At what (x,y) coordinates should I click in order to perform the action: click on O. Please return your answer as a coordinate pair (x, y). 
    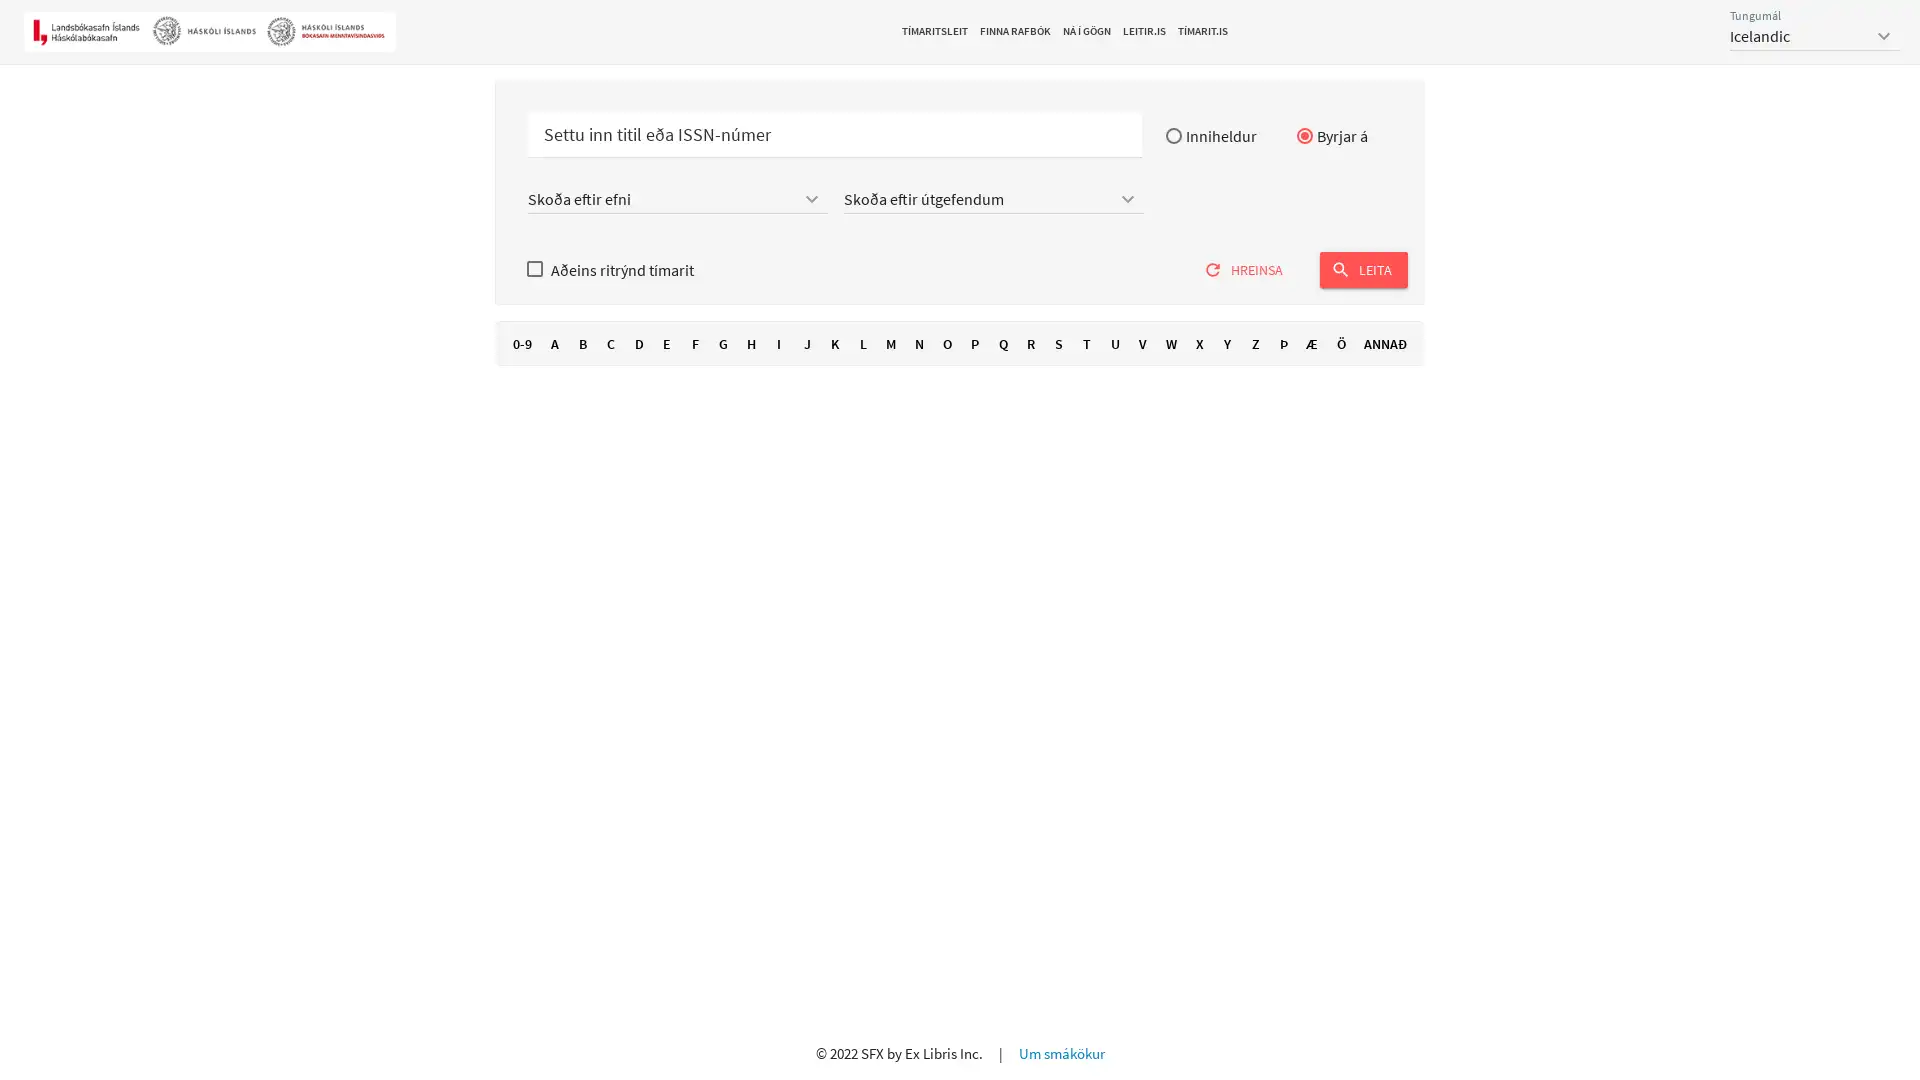
    Looking at the image, I should click on (1340, 342).